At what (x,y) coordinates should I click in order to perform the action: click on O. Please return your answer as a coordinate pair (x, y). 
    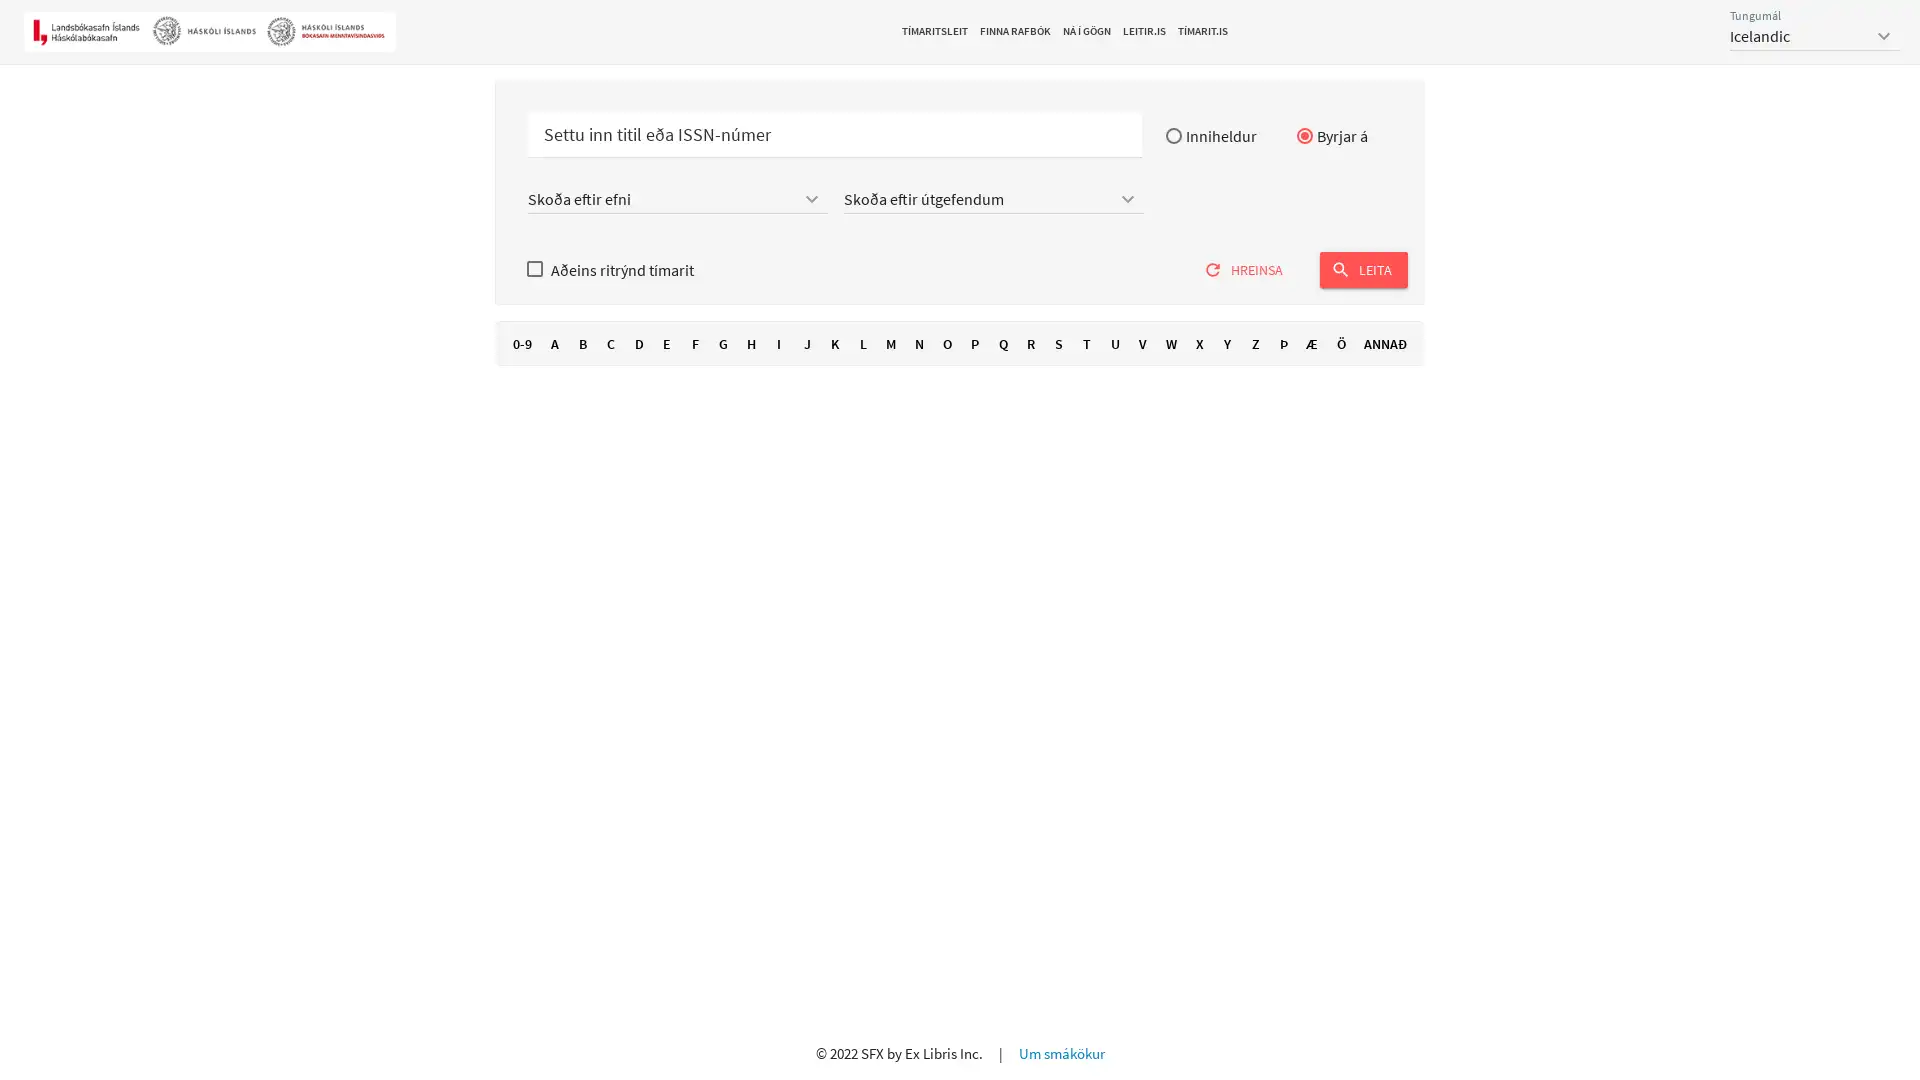
    Looking at the image, I should click on (1340, 342).